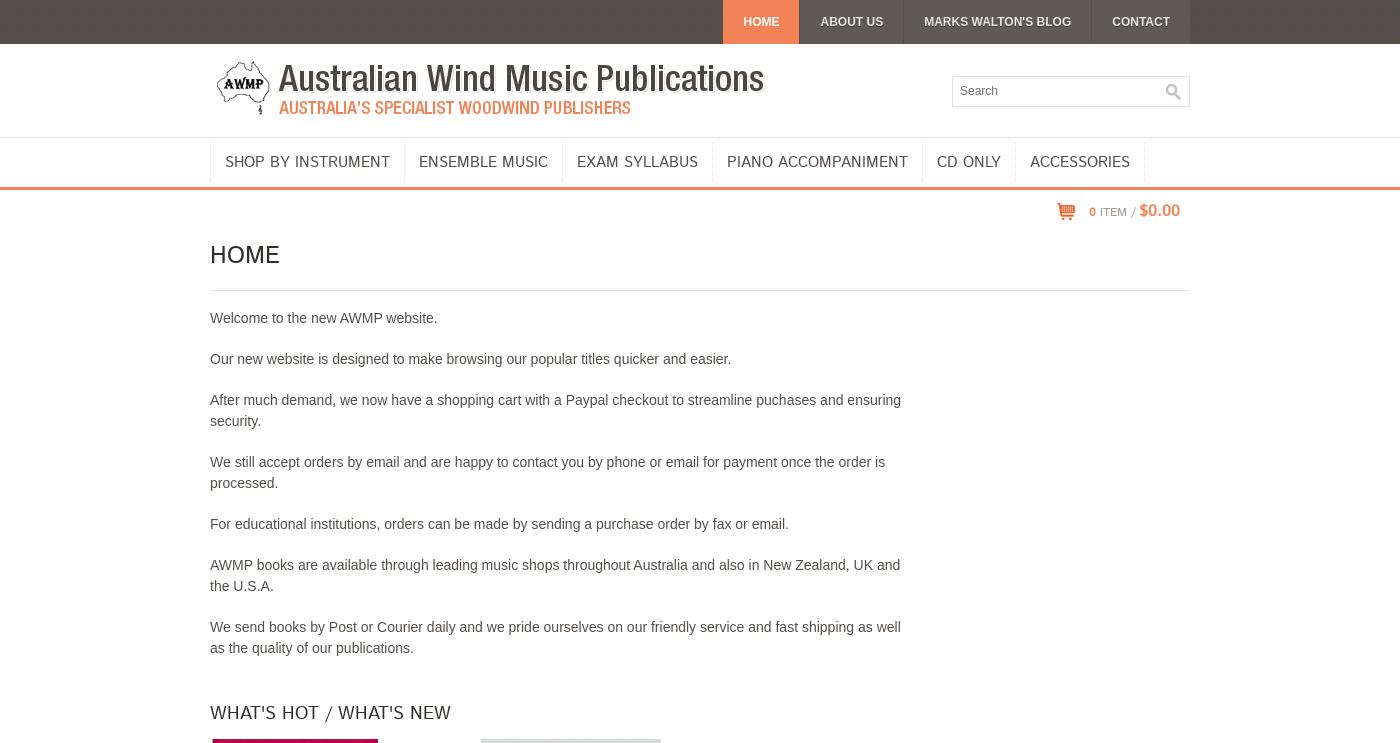 This screenshot has width=1400, height=743. Describe the element at coordinates (997, 21) in the screenshot. I see `'Marks Walton's Blog'` at that location.